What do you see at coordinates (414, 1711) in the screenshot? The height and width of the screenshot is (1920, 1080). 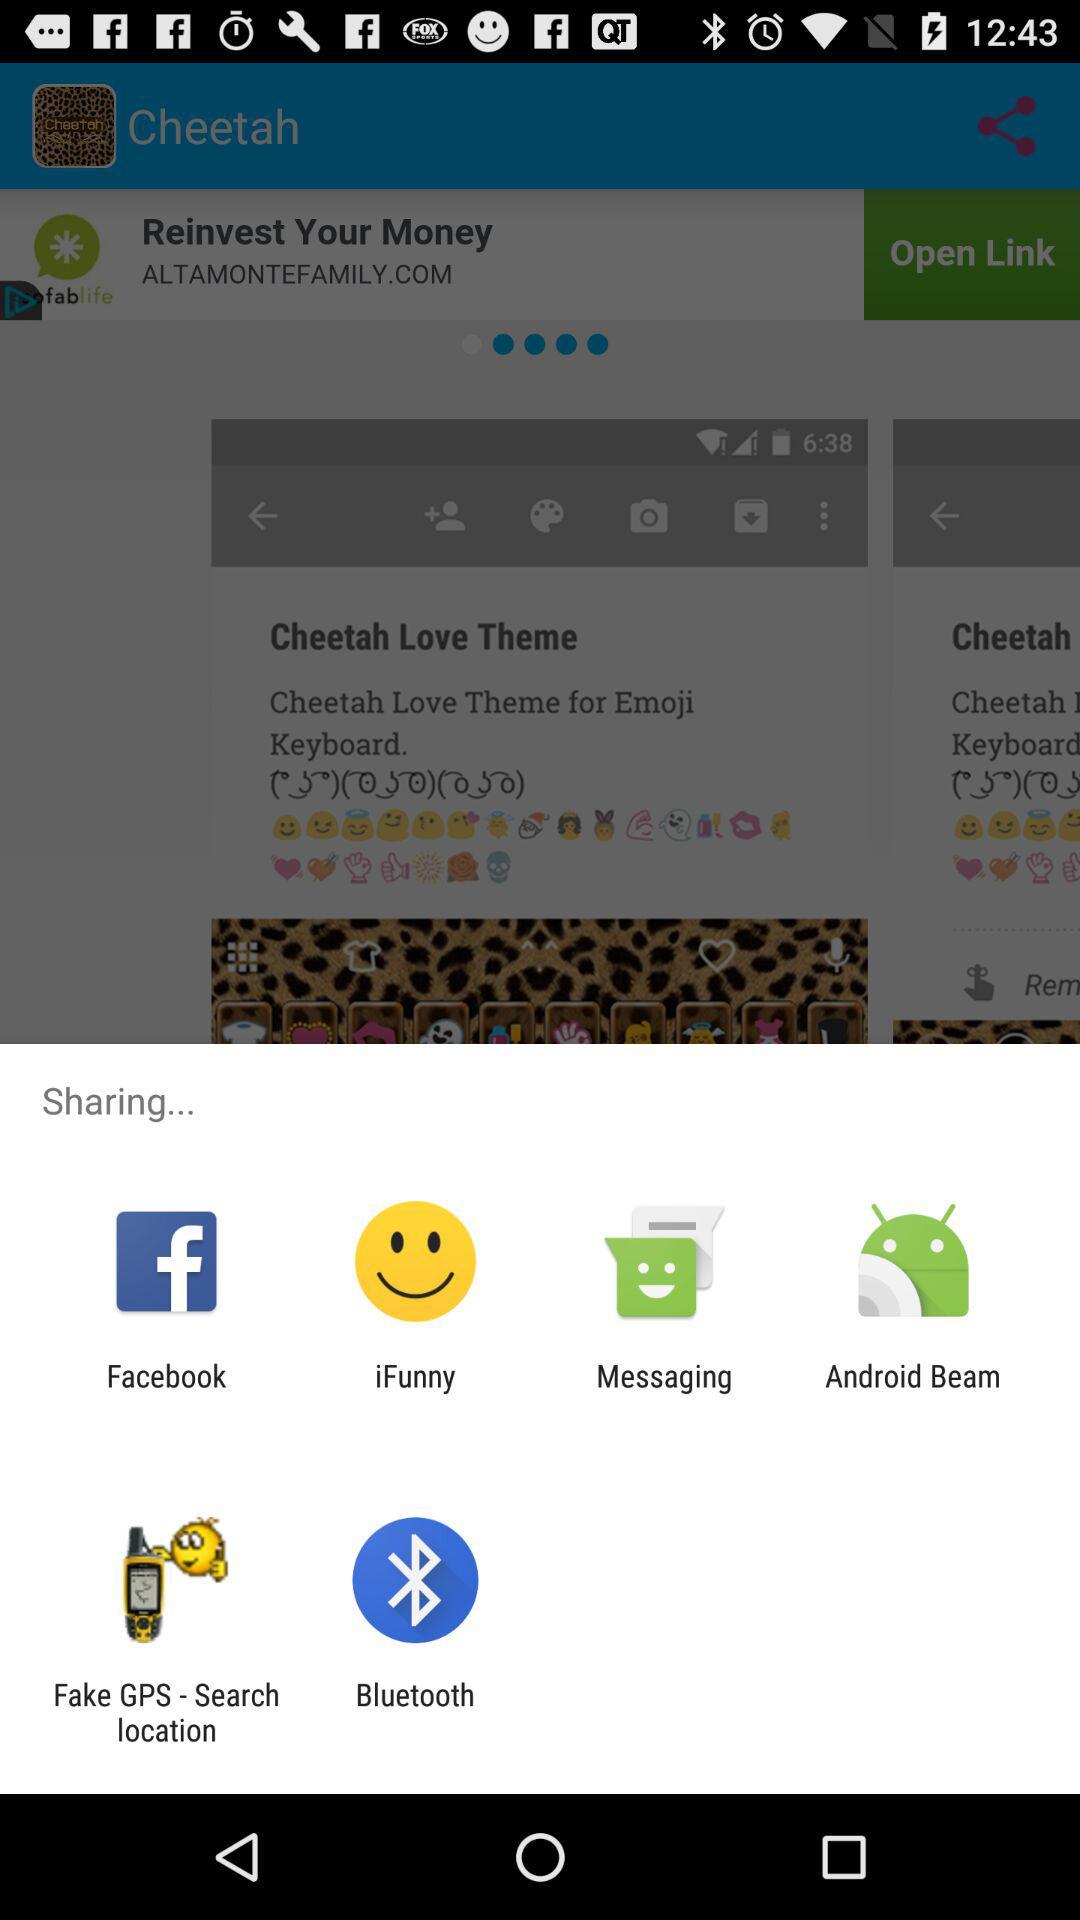 I see `the bluetooth icon` at bounding box center [414, 1711].